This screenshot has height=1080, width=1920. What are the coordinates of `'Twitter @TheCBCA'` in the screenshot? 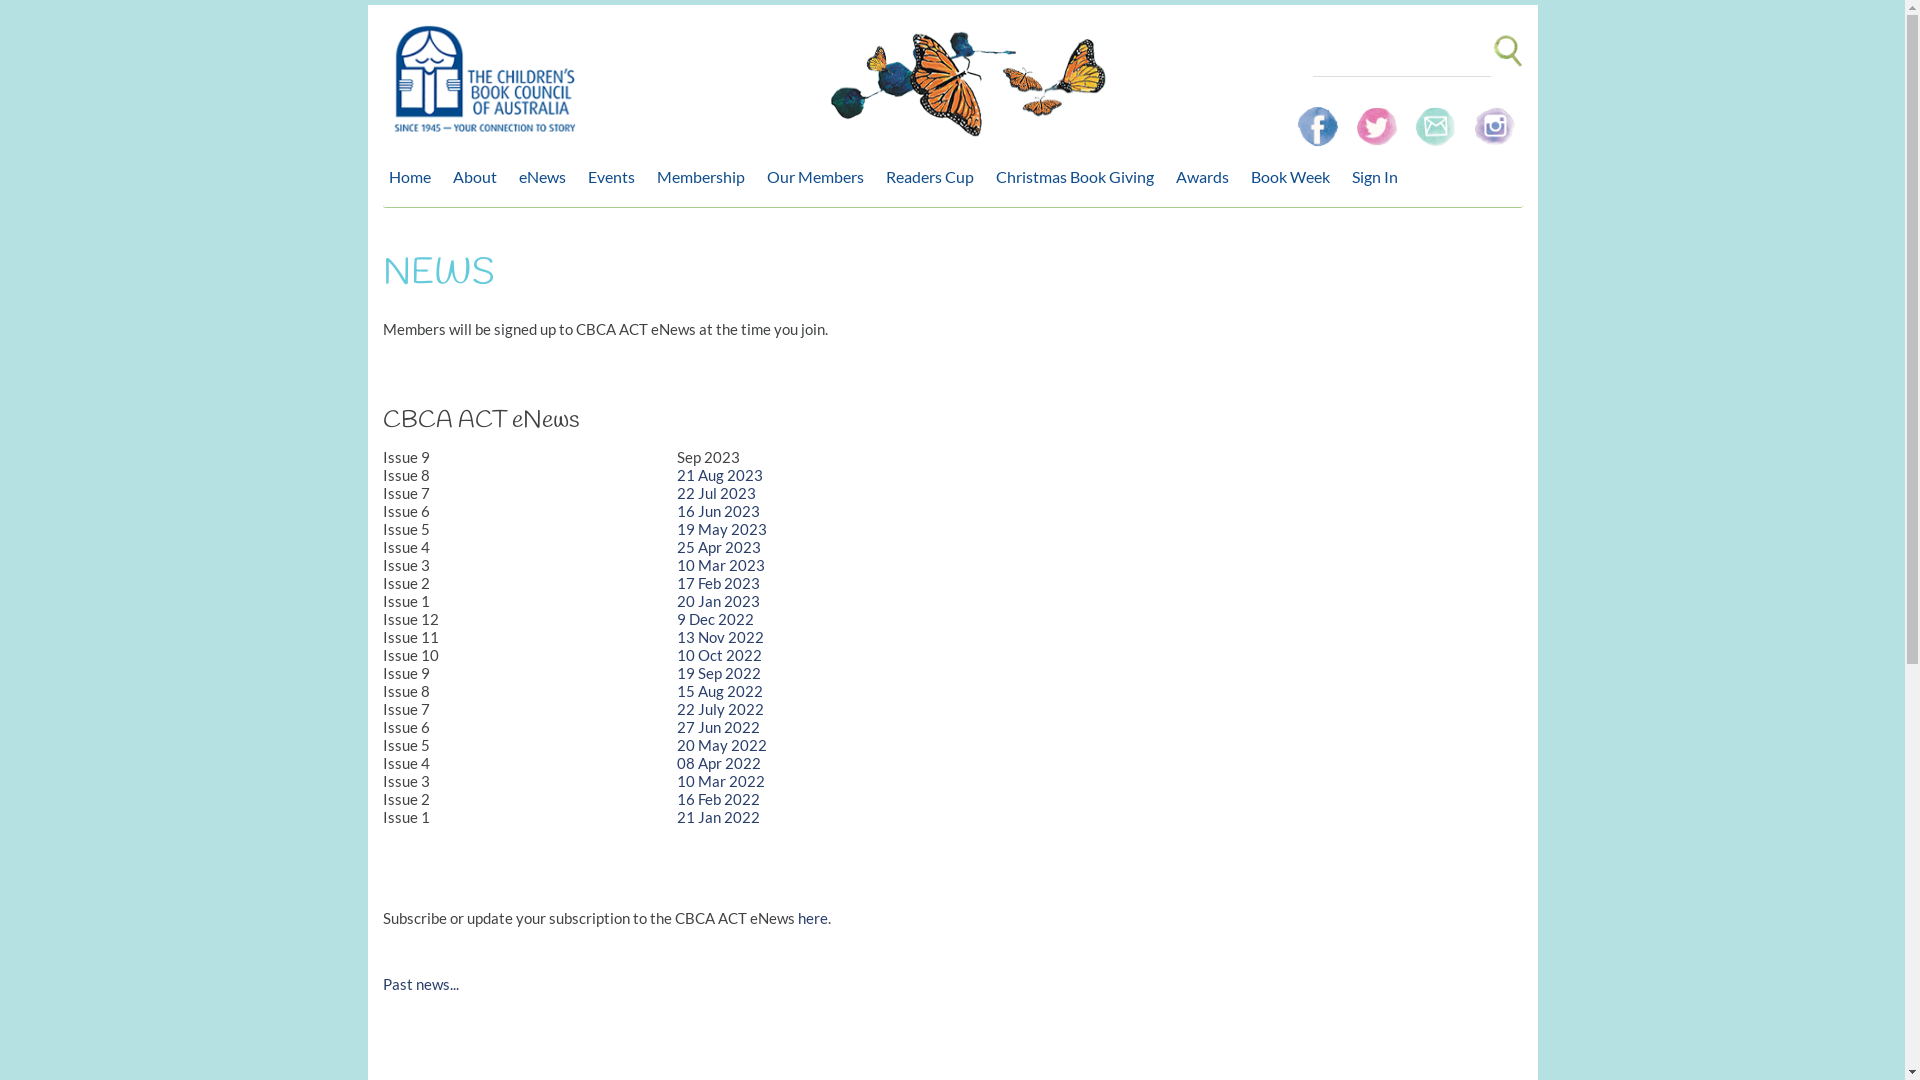 It's located at (1348, 118).